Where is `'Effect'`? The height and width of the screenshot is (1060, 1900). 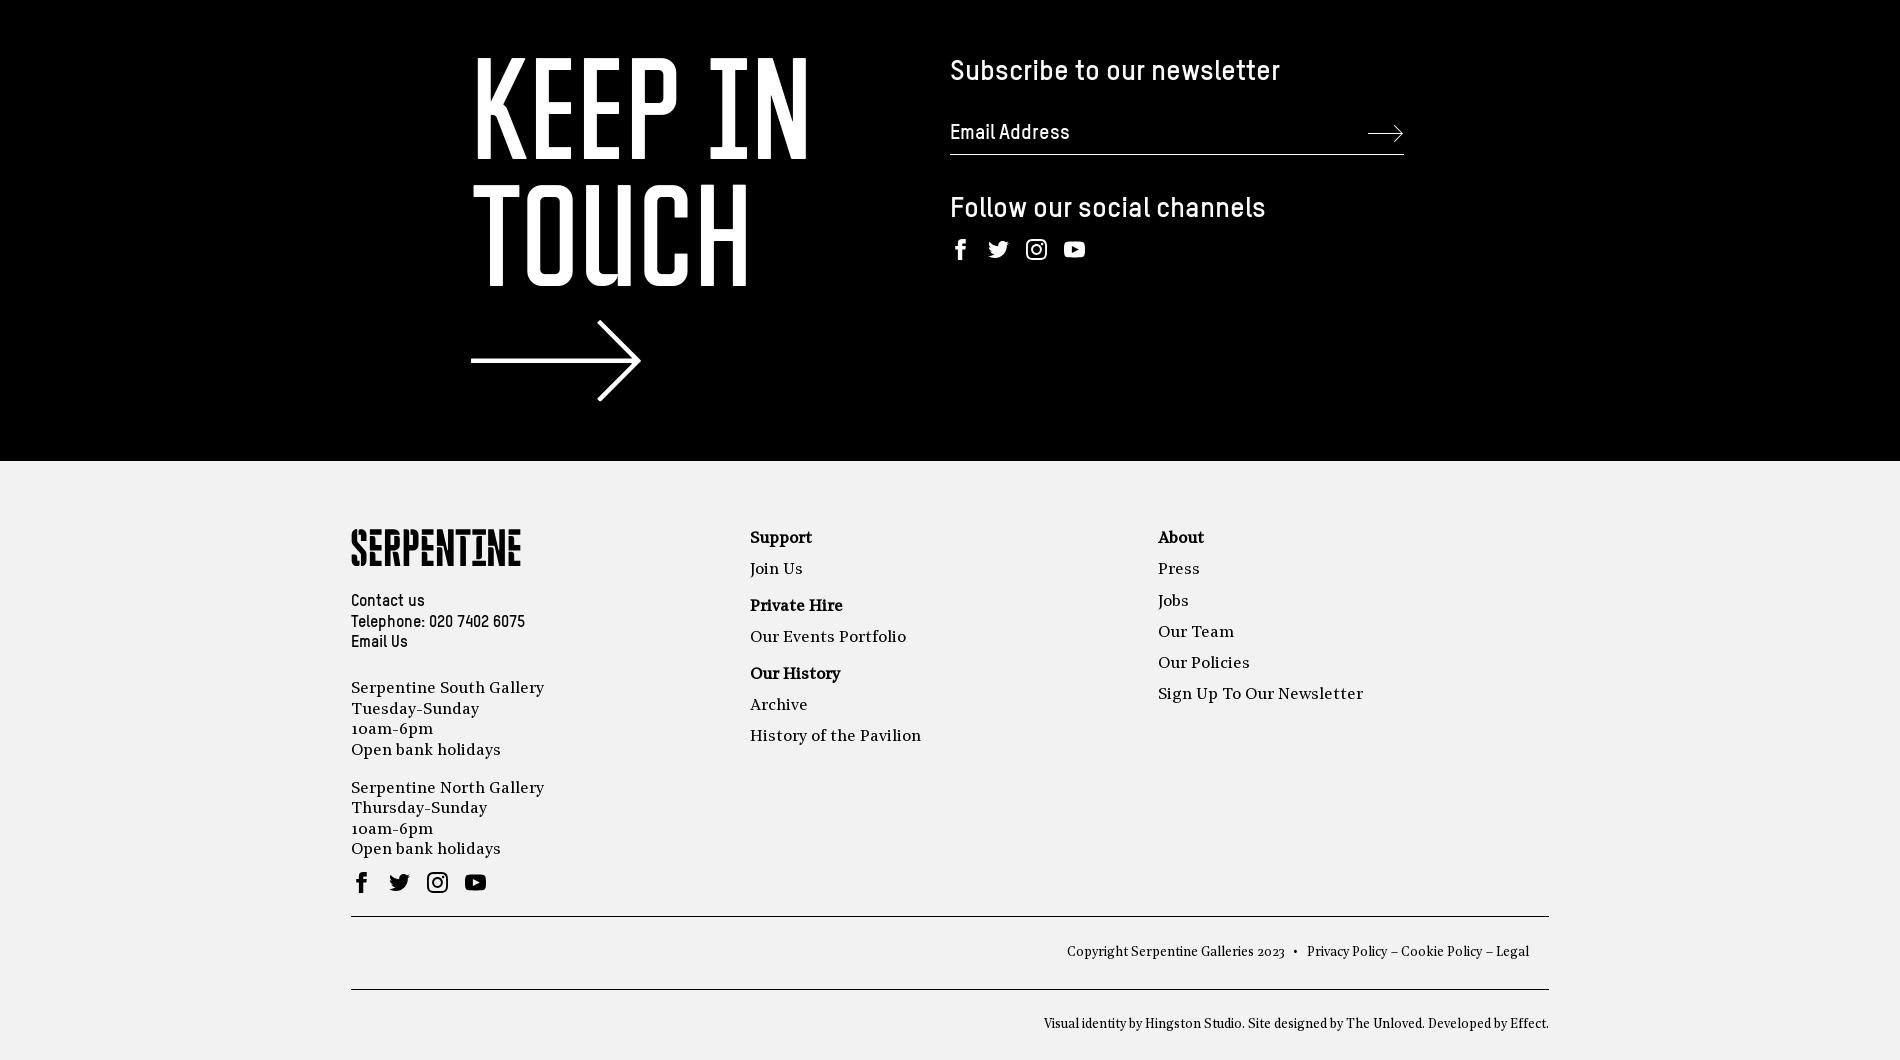 'Effect' is located at coordinates (1509, 1023).